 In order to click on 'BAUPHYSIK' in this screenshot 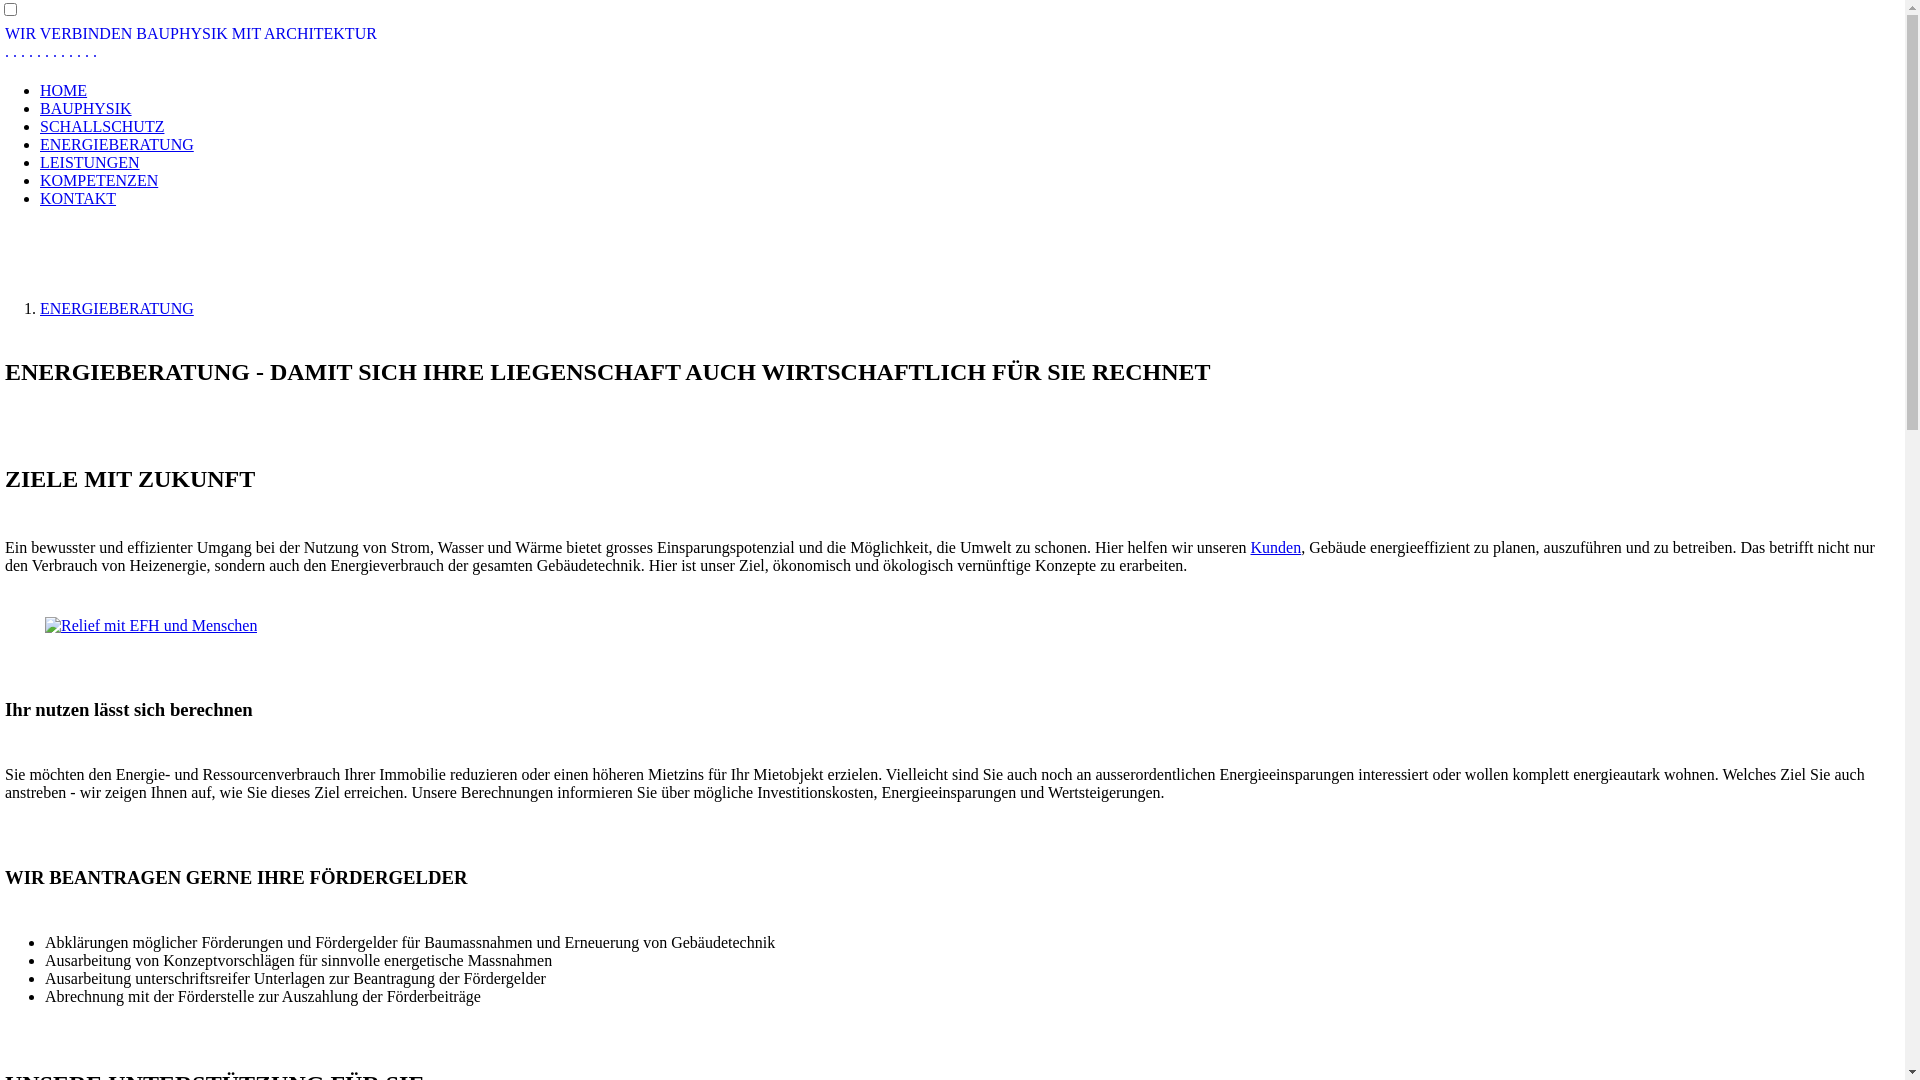, I will do `click(85, 108)`.